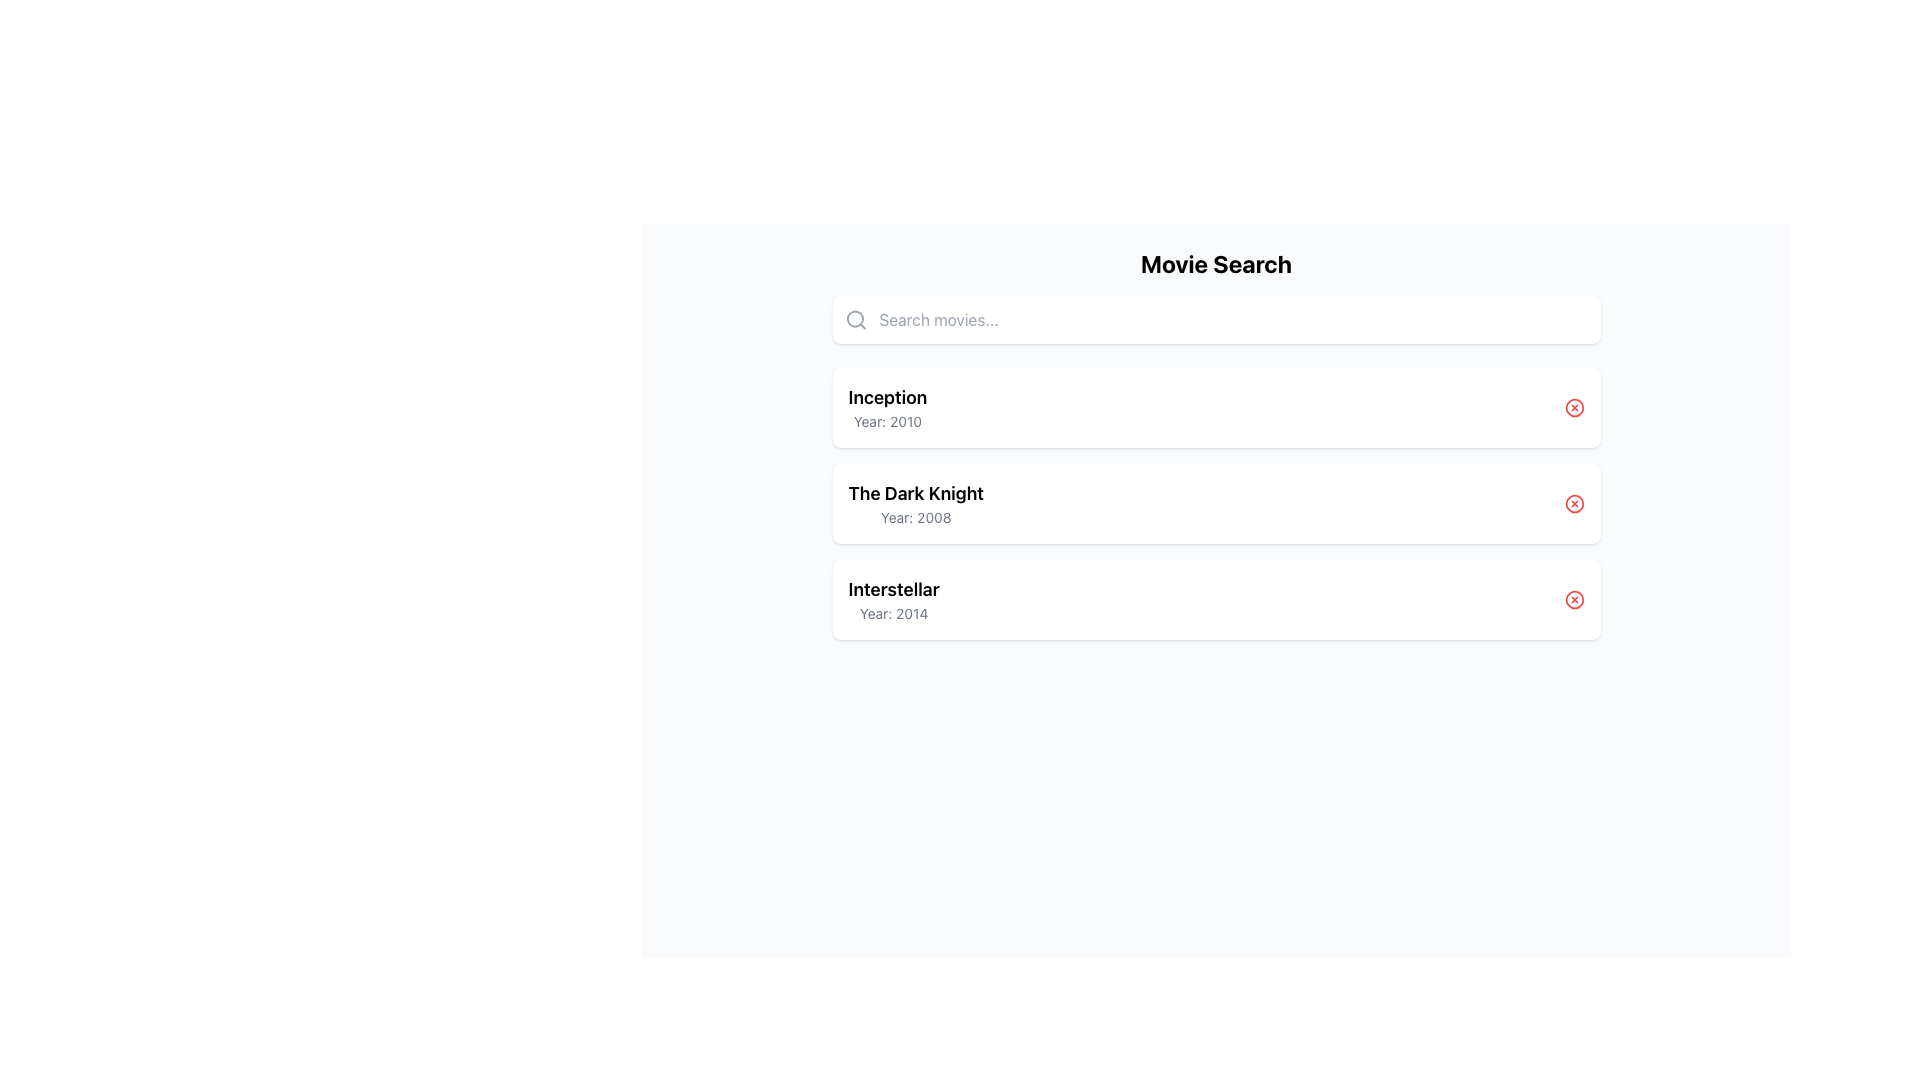 This screenshot has width=1920, height=1080. What do you see at coordinates (886, 407) in the screenshot?
I see `the Information Display that shows the movie title and release year, which is the first item in a vertical list of movie entries` at bounding box center [886, 407].